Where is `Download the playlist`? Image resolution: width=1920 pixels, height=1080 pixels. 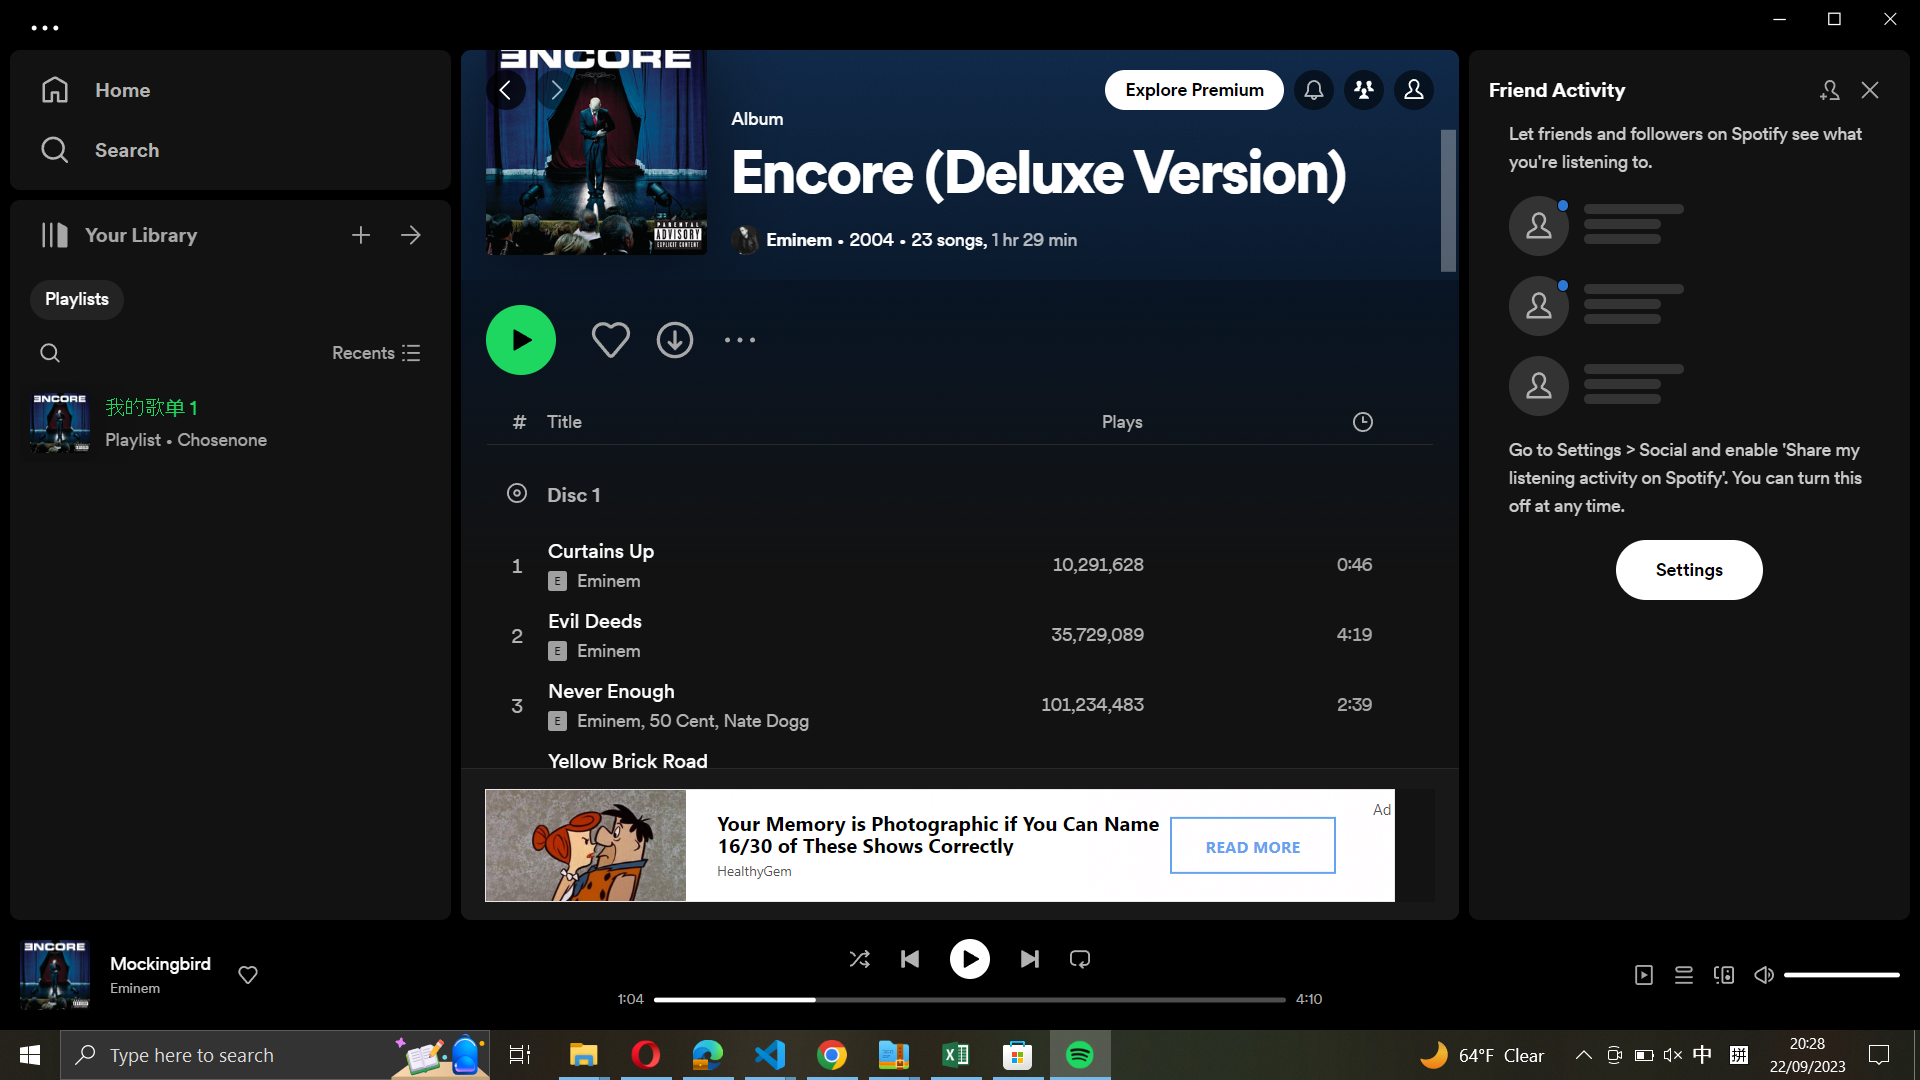 Download the playlist is located at coordinates (676, 336).